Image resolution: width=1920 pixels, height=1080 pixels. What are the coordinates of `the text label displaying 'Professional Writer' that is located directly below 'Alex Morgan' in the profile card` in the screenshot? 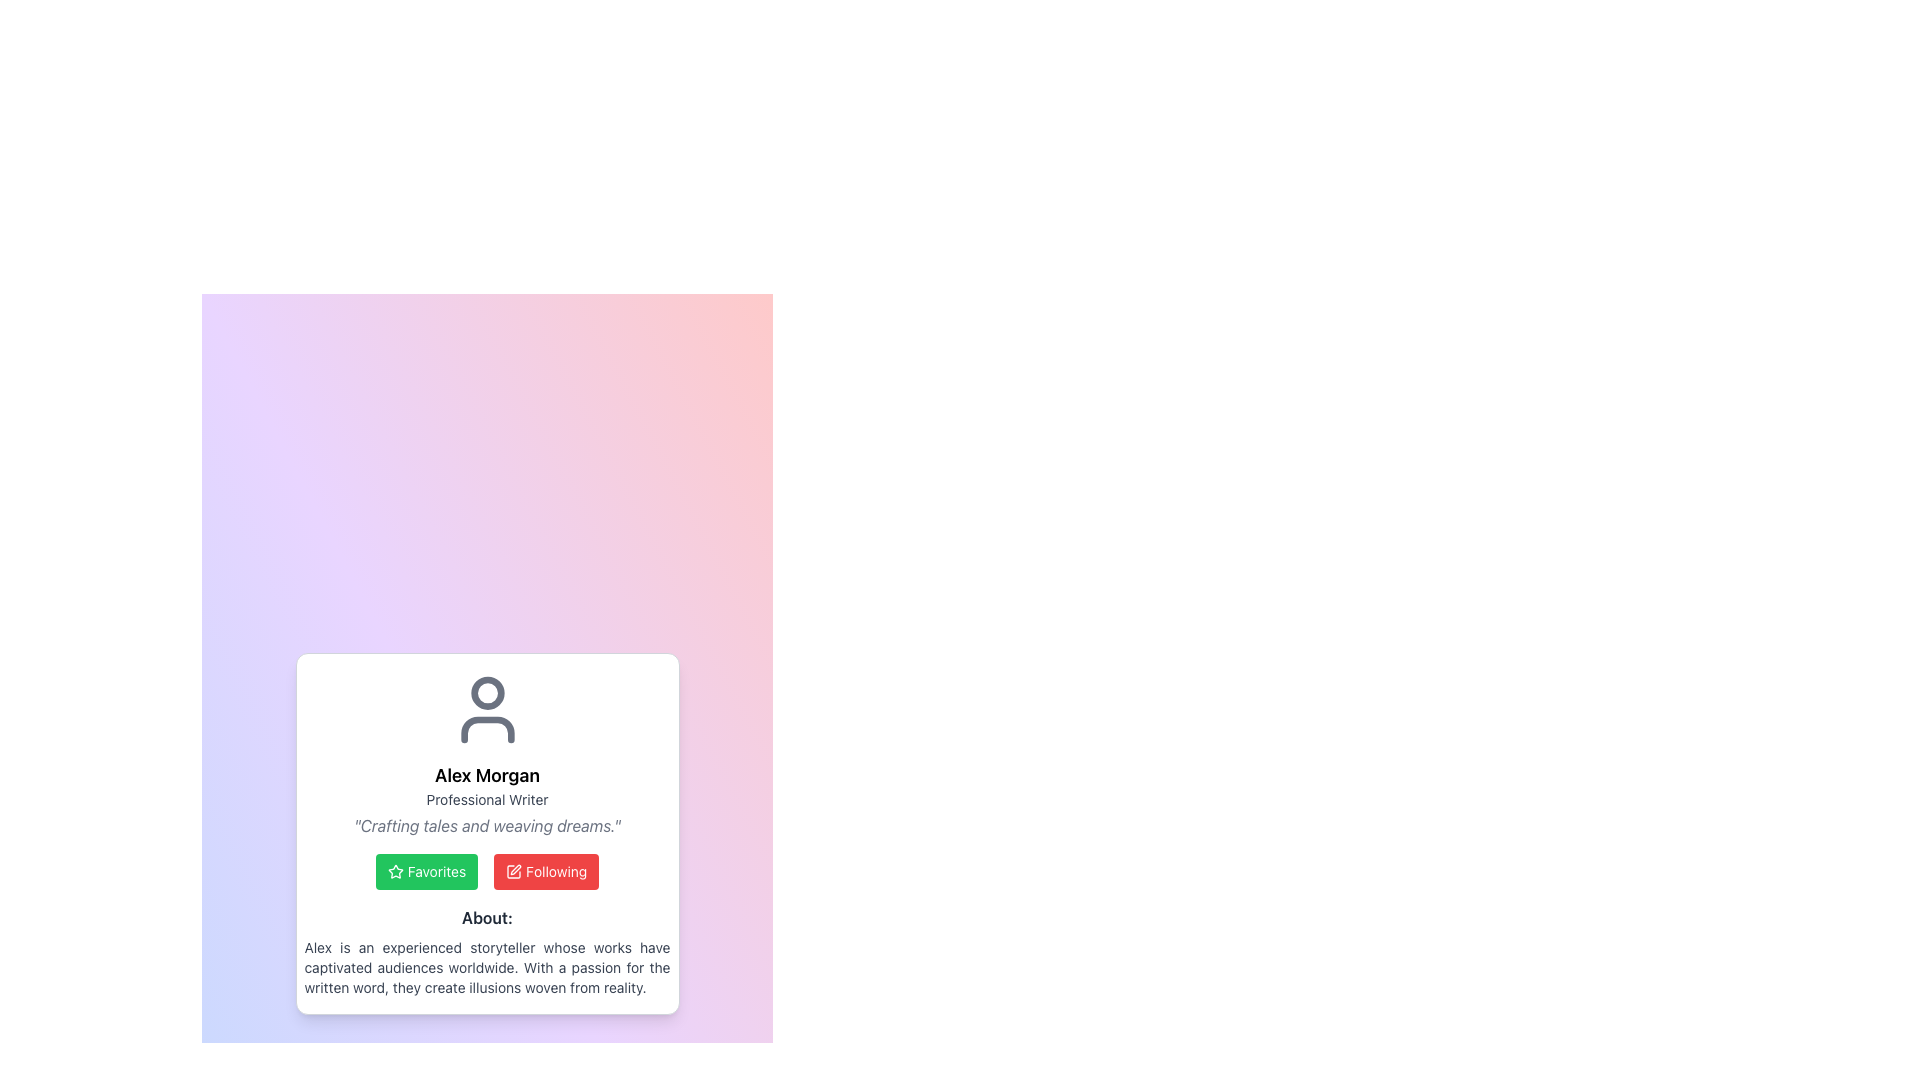 It's located at (487, 798).